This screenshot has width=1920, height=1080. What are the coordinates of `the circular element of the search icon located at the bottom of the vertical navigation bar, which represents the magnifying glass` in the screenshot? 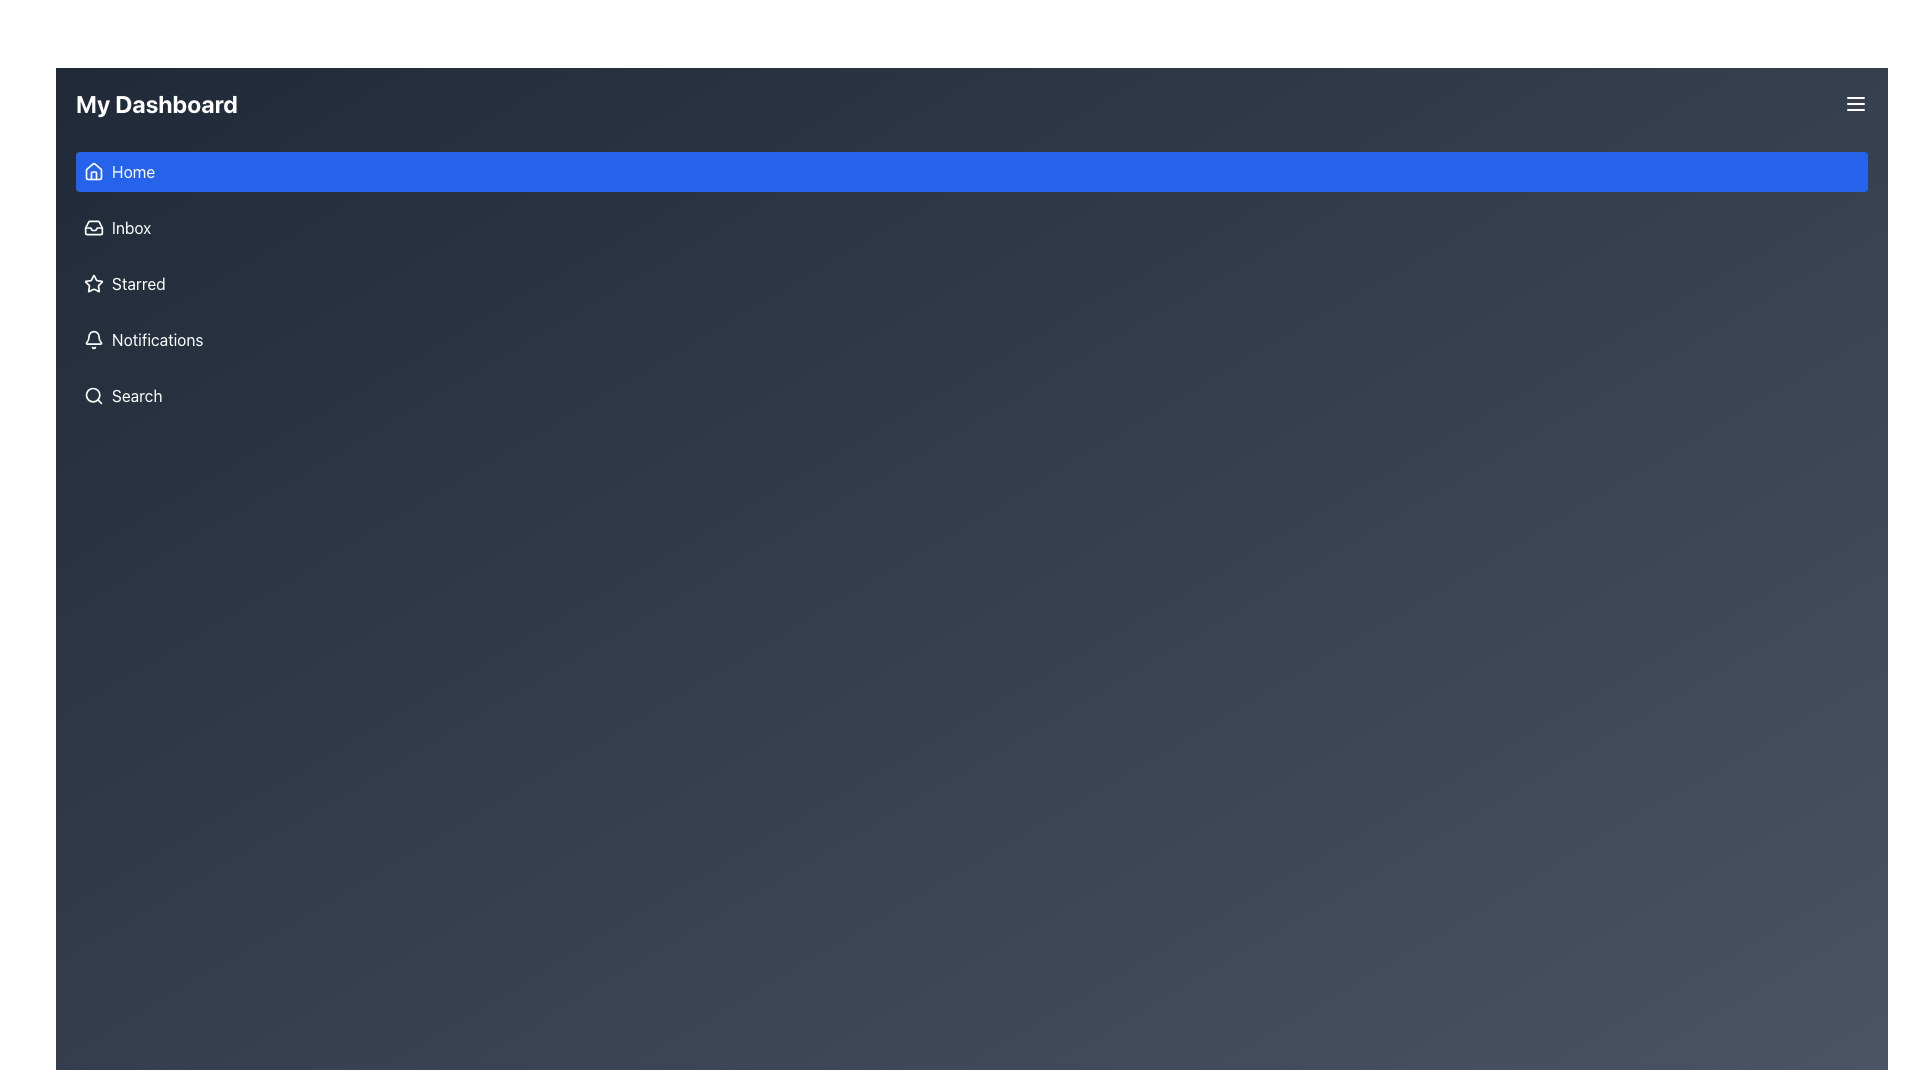 It's located at (92, 395).